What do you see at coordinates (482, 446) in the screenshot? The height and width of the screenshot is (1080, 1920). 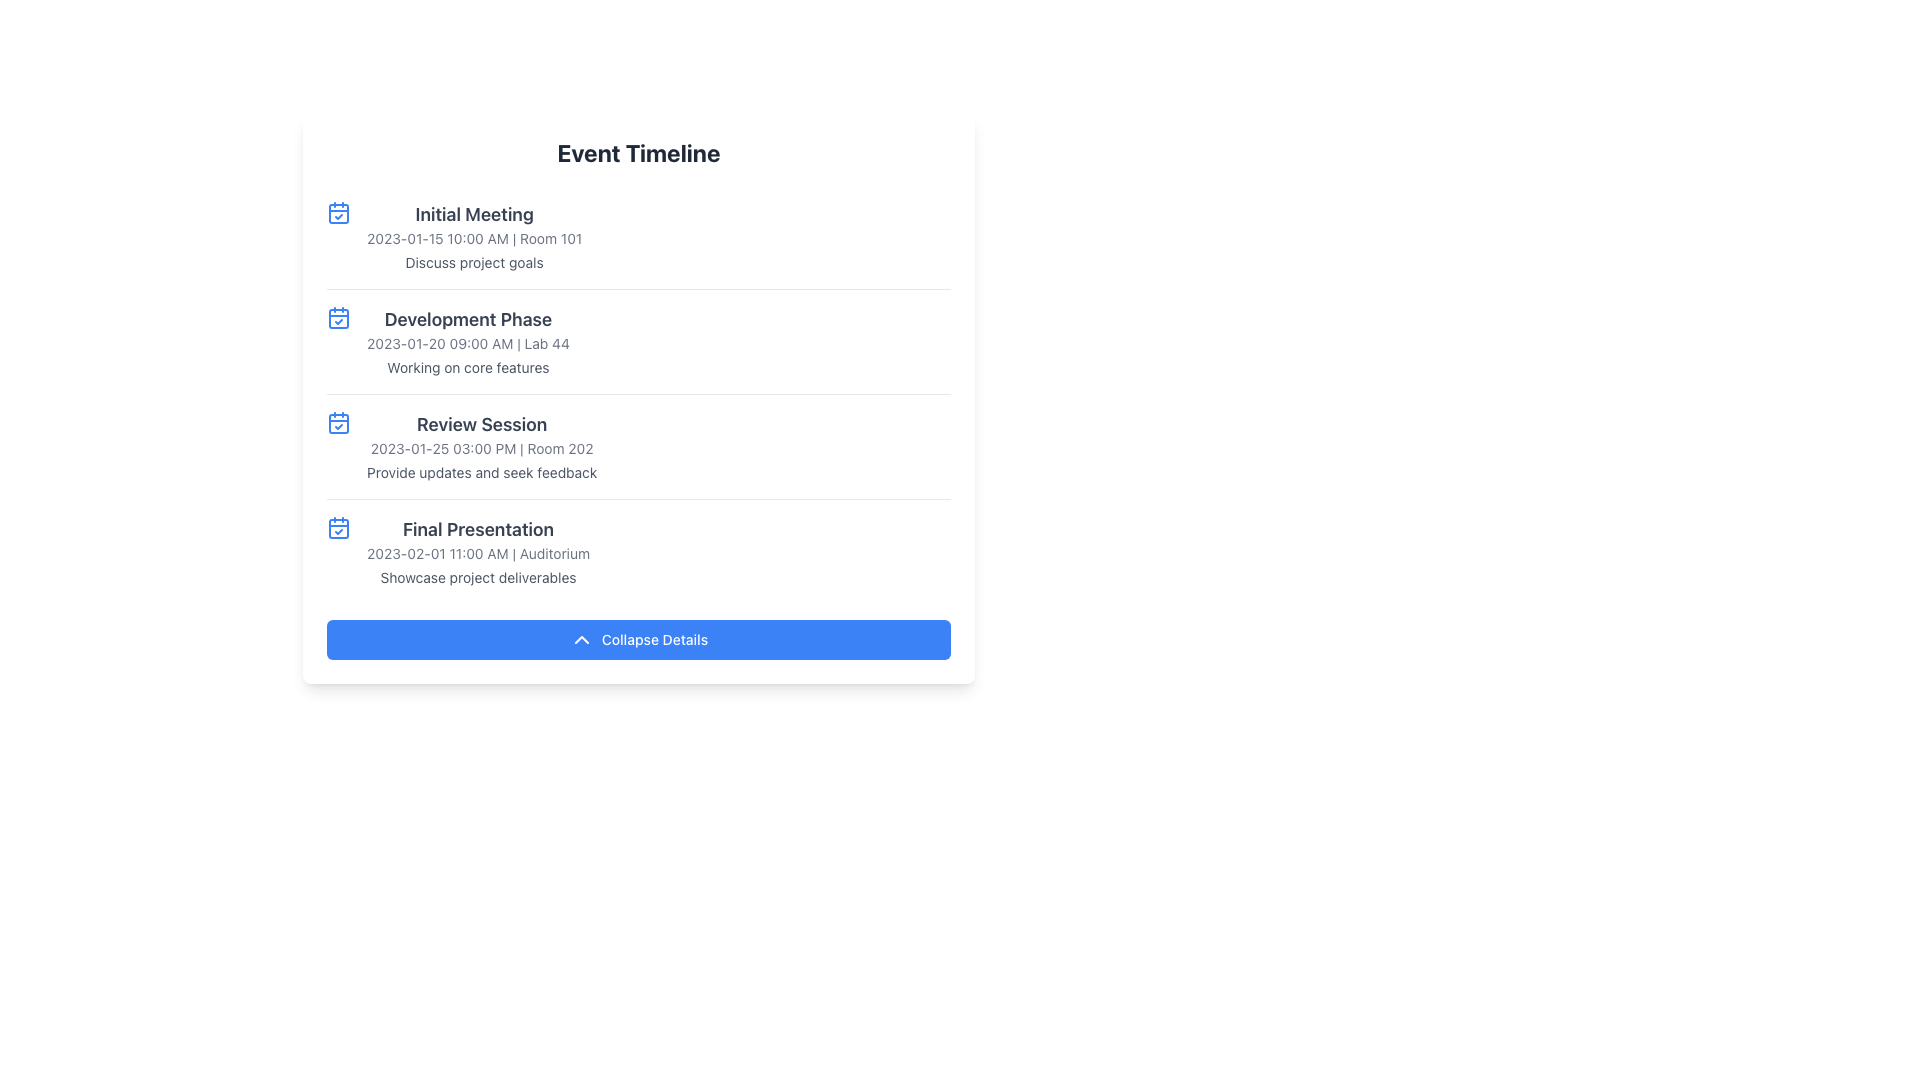 I see `details of the event displayed in the static informational text block titled 'Review Session' with the date, time, and location '2023-01-25 03:00 PM | Room 202'` at bounding box center [482, 446].